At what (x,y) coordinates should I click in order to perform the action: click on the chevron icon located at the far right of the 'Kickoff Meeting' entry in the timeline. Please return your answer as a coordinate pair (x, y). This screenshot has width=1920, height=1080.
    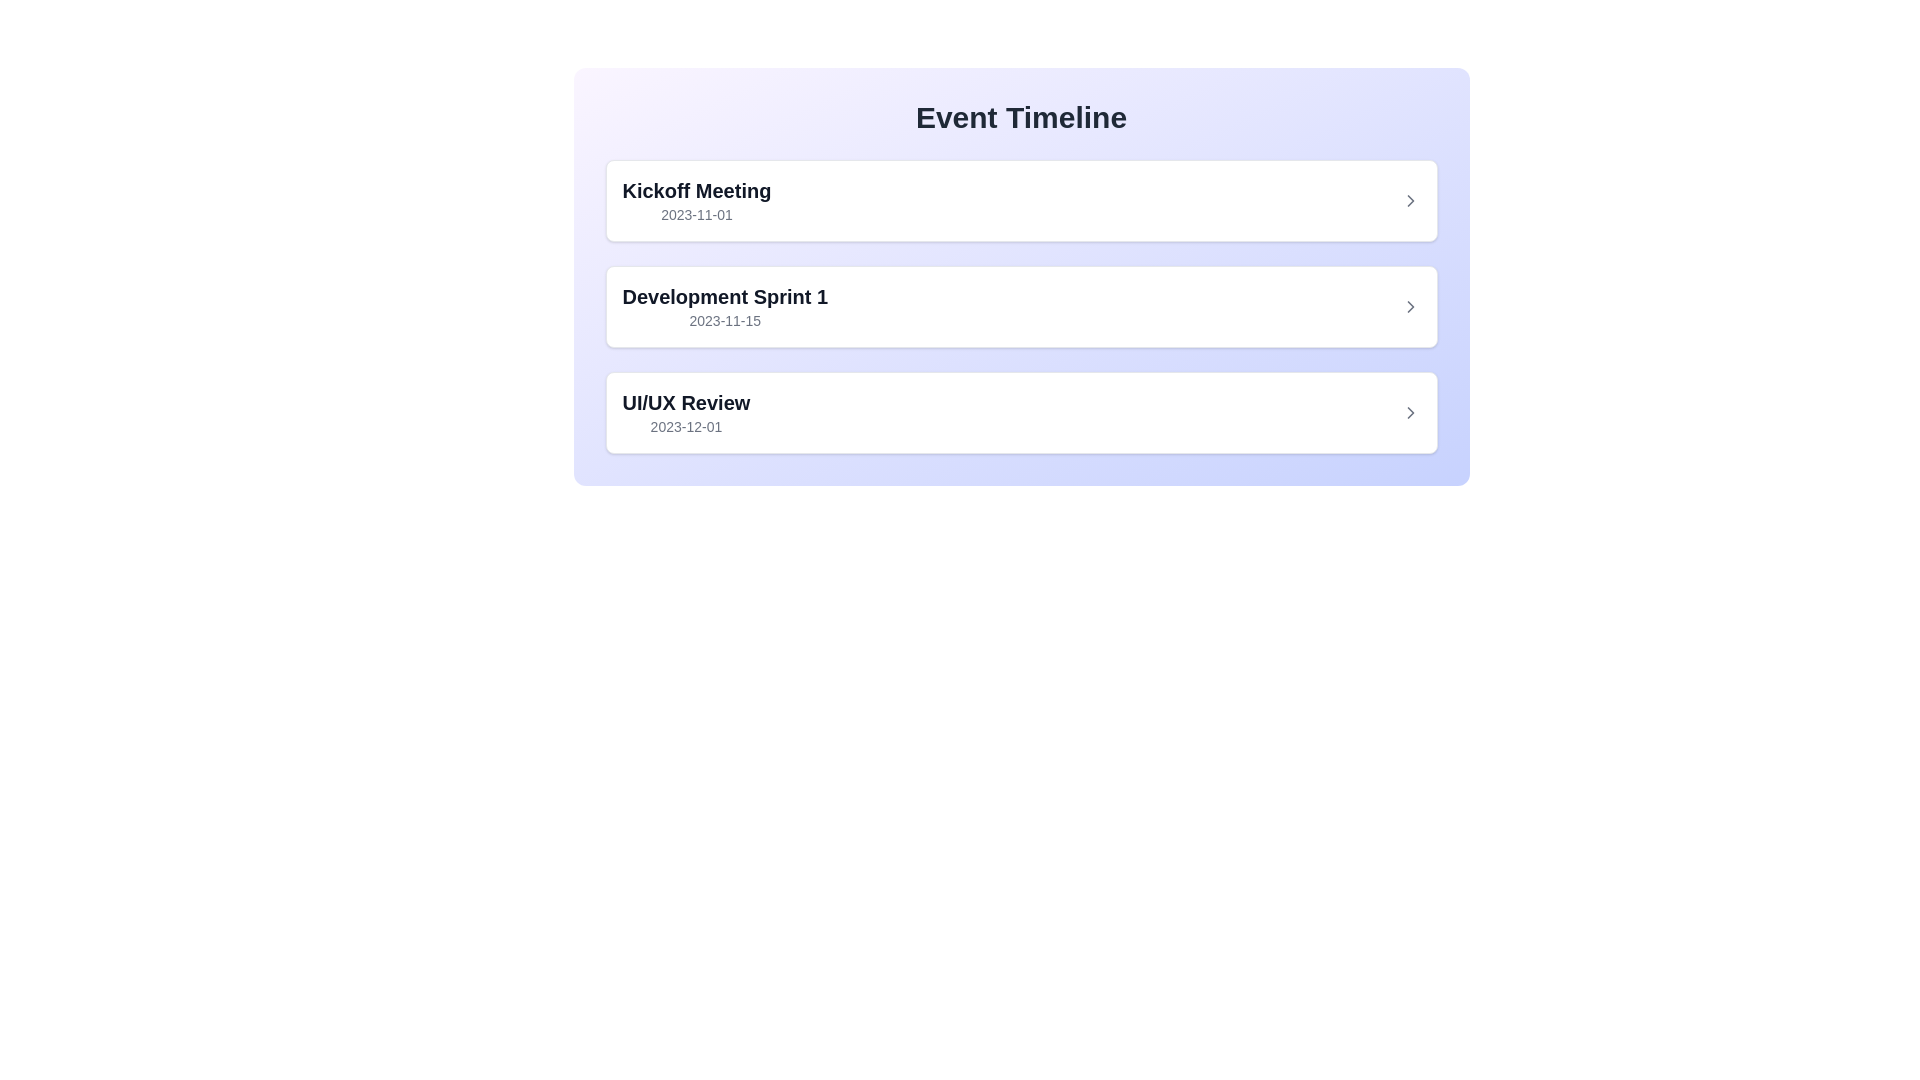
    Looking at the image, I should click on (1409, 200).